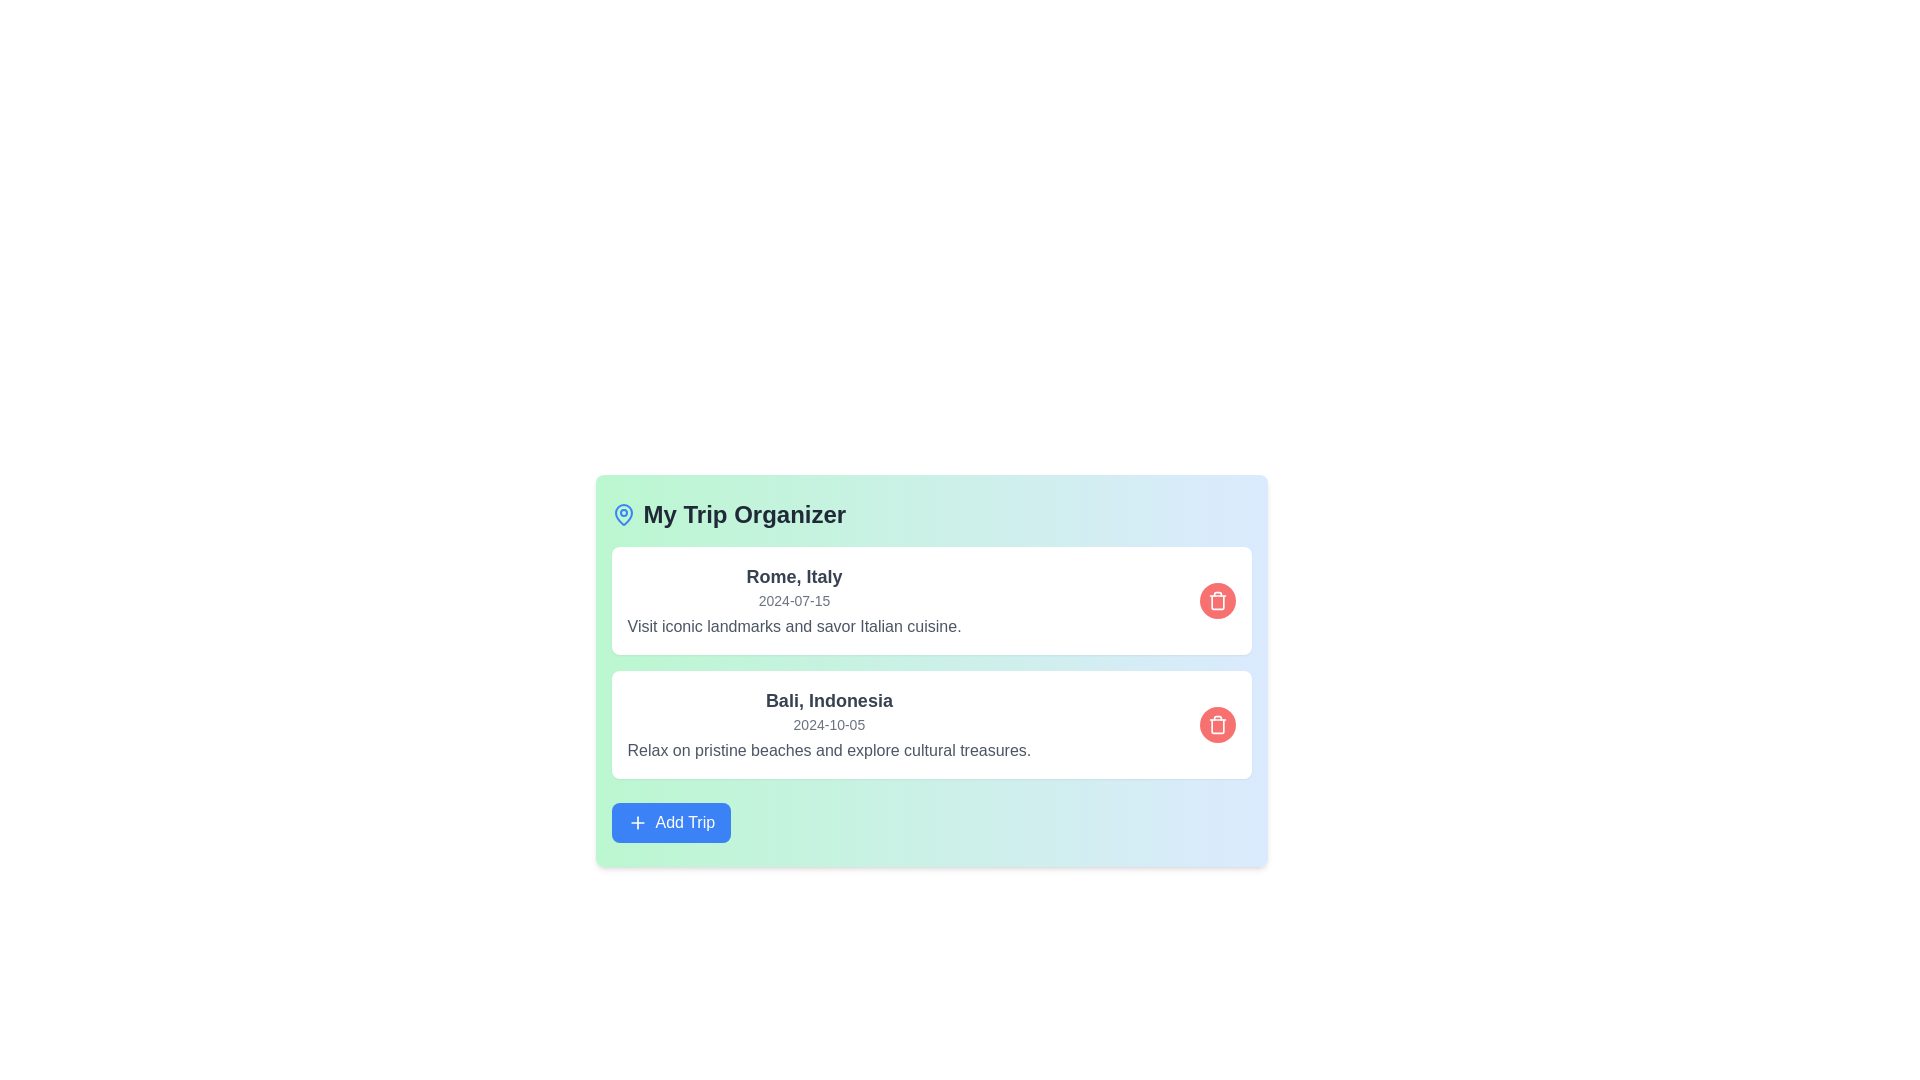 This screenshot has width=1920, height=1080. Describe the element at coordinates (1216, 600) in the screenshot. I see `the red trash icon corresponding to Rome, Italy to delete the trip` at that location.